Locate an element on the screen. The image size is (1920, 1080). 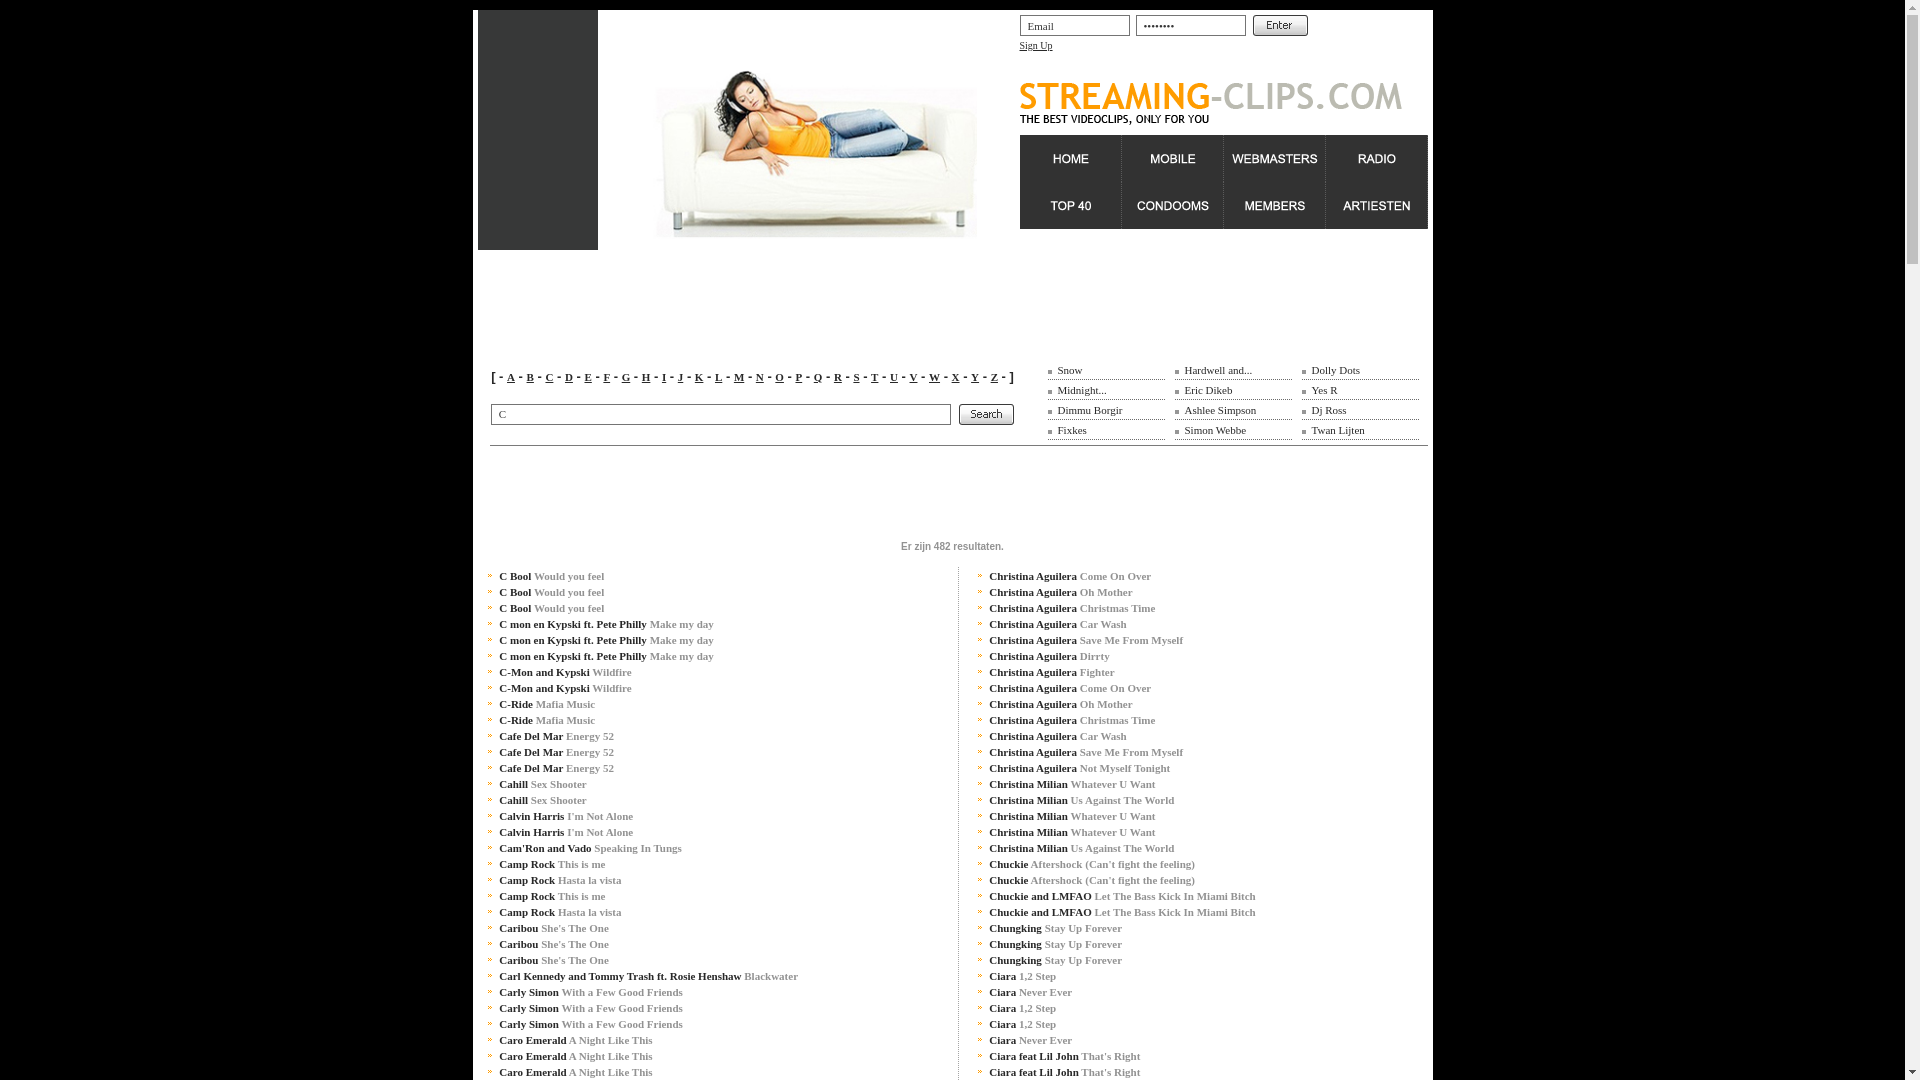
'Y' is located at coordinates (970, 377).